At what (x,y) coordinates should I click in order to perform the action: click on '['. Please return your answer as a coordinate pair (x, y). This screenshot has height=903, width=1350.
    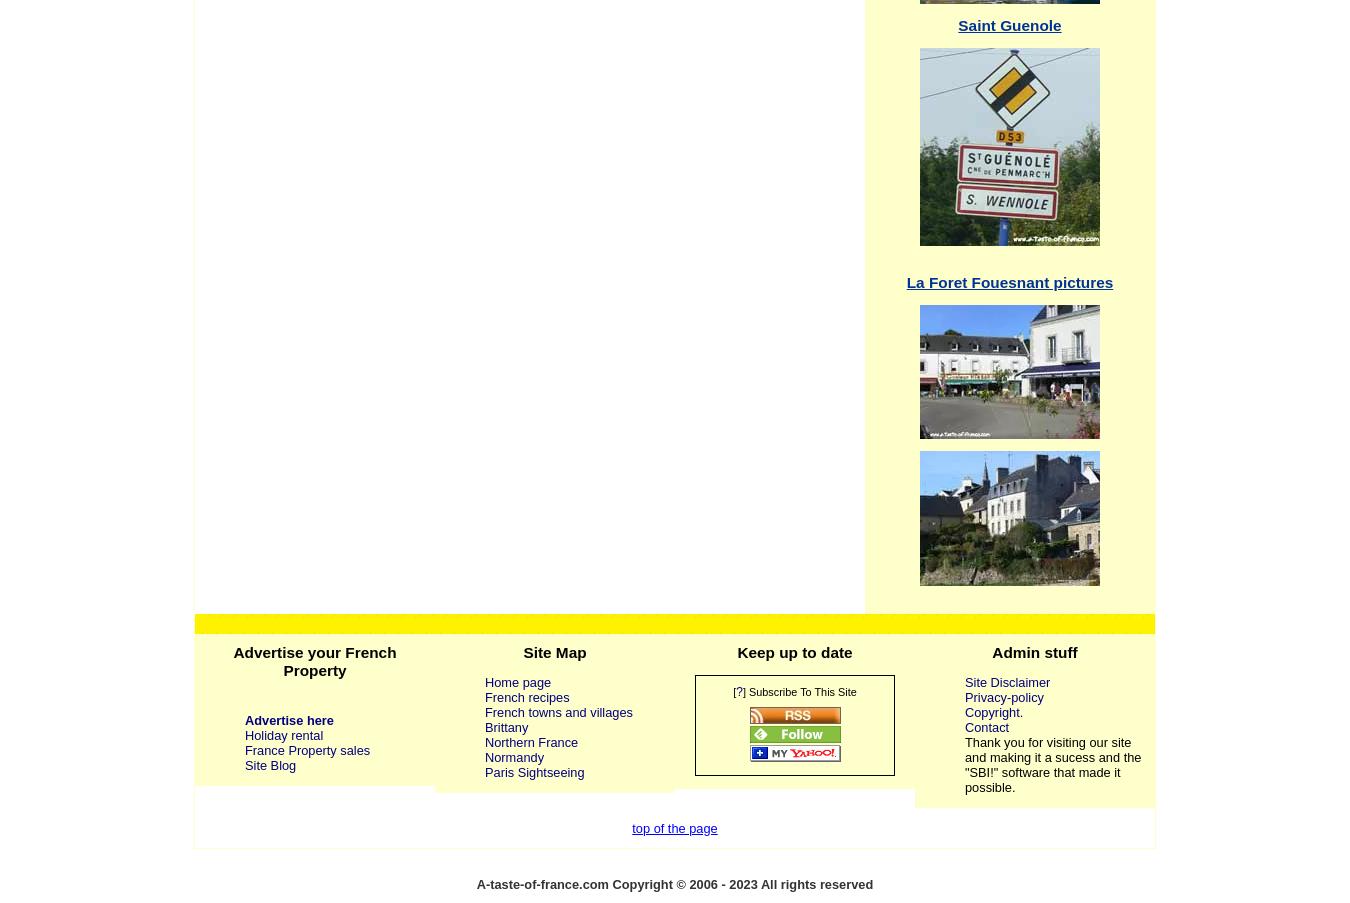
    Looking at the image, I should click on (733, 689).